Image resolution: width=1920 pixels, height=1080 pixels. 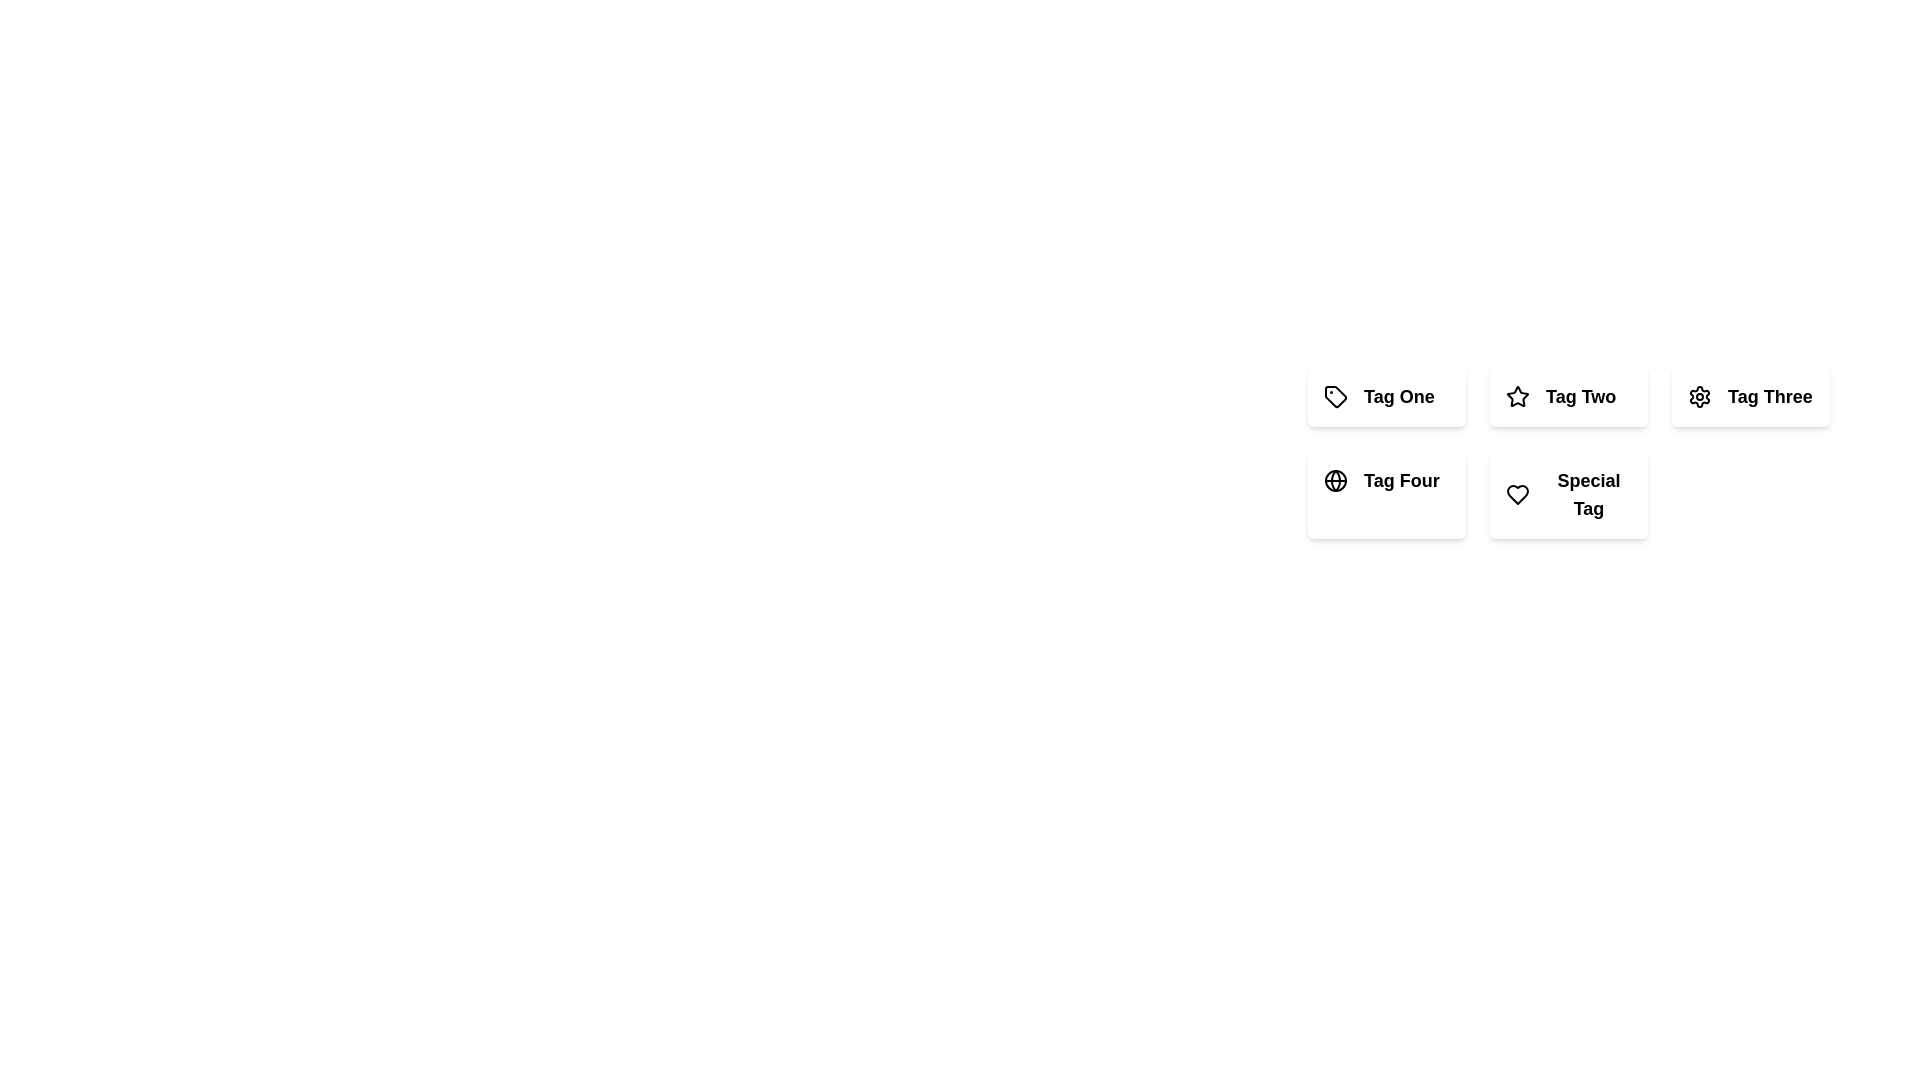 What do you see at coordinates (1568, 494) in the screenshot?
I see `the 'Special Tag' button, which is a rectangular button with rounded corners, containing the text 'Special Tag' in bold font and a heart icon, located at the bottom right of the grid layout` at bounding box center [1568, 494].